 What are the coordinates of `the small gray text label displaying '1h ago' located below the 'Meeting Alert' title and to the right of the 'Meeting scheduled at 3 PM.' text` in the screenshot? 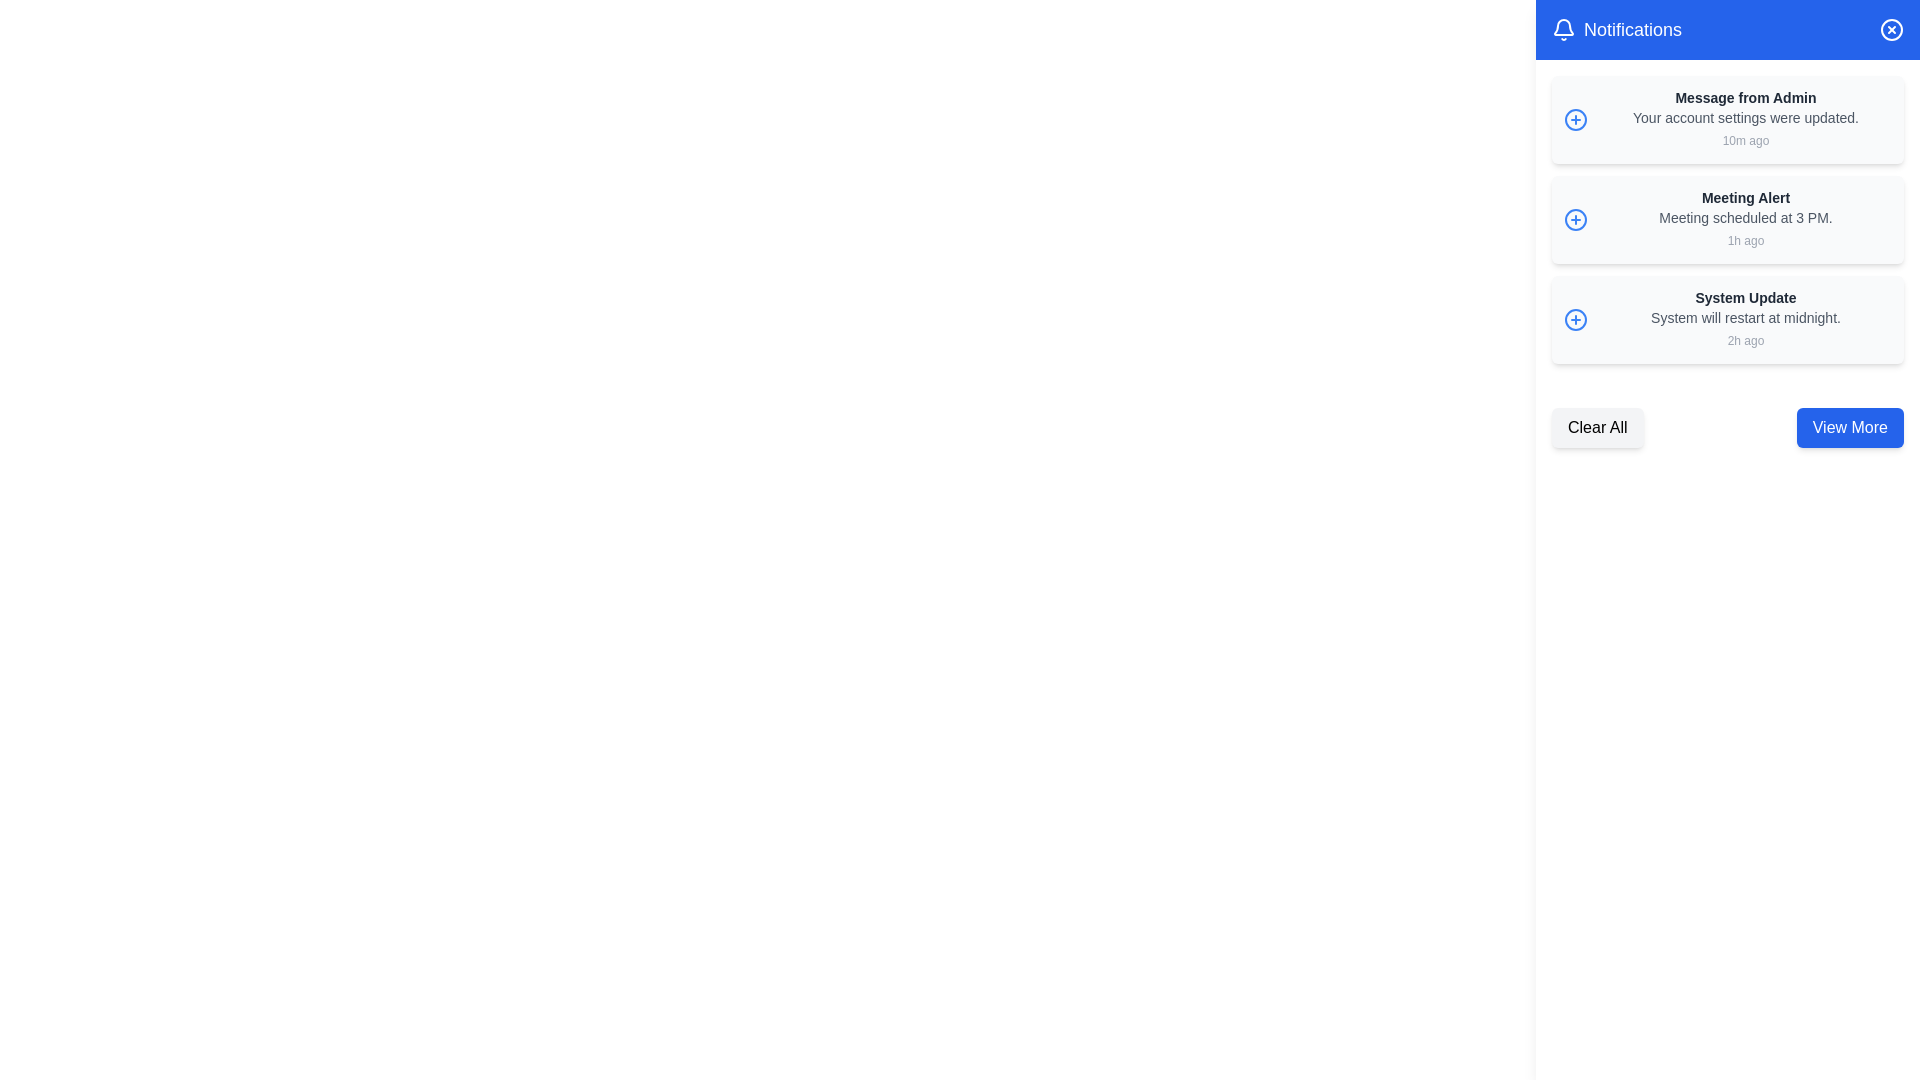 It's located at (1745, 239).